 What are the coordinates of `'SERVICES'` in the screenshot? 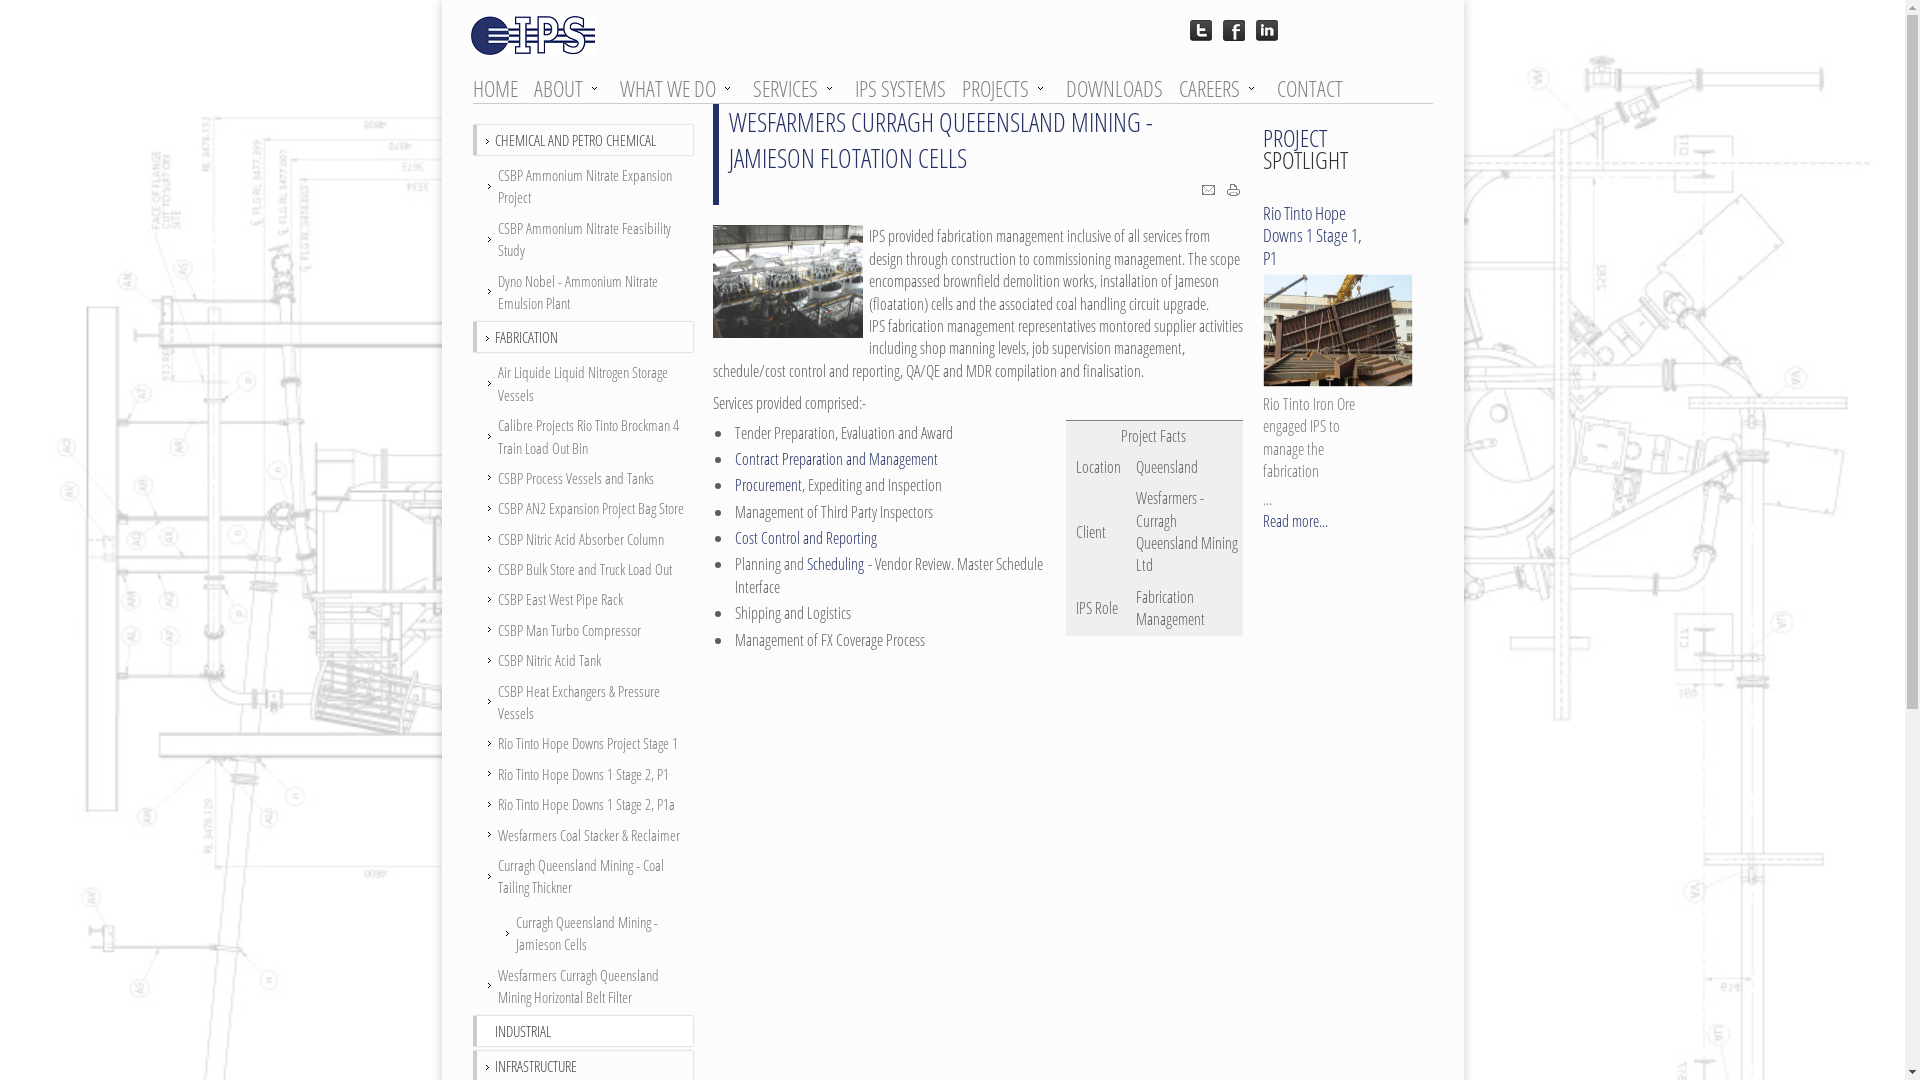 It's located at (792, 87).